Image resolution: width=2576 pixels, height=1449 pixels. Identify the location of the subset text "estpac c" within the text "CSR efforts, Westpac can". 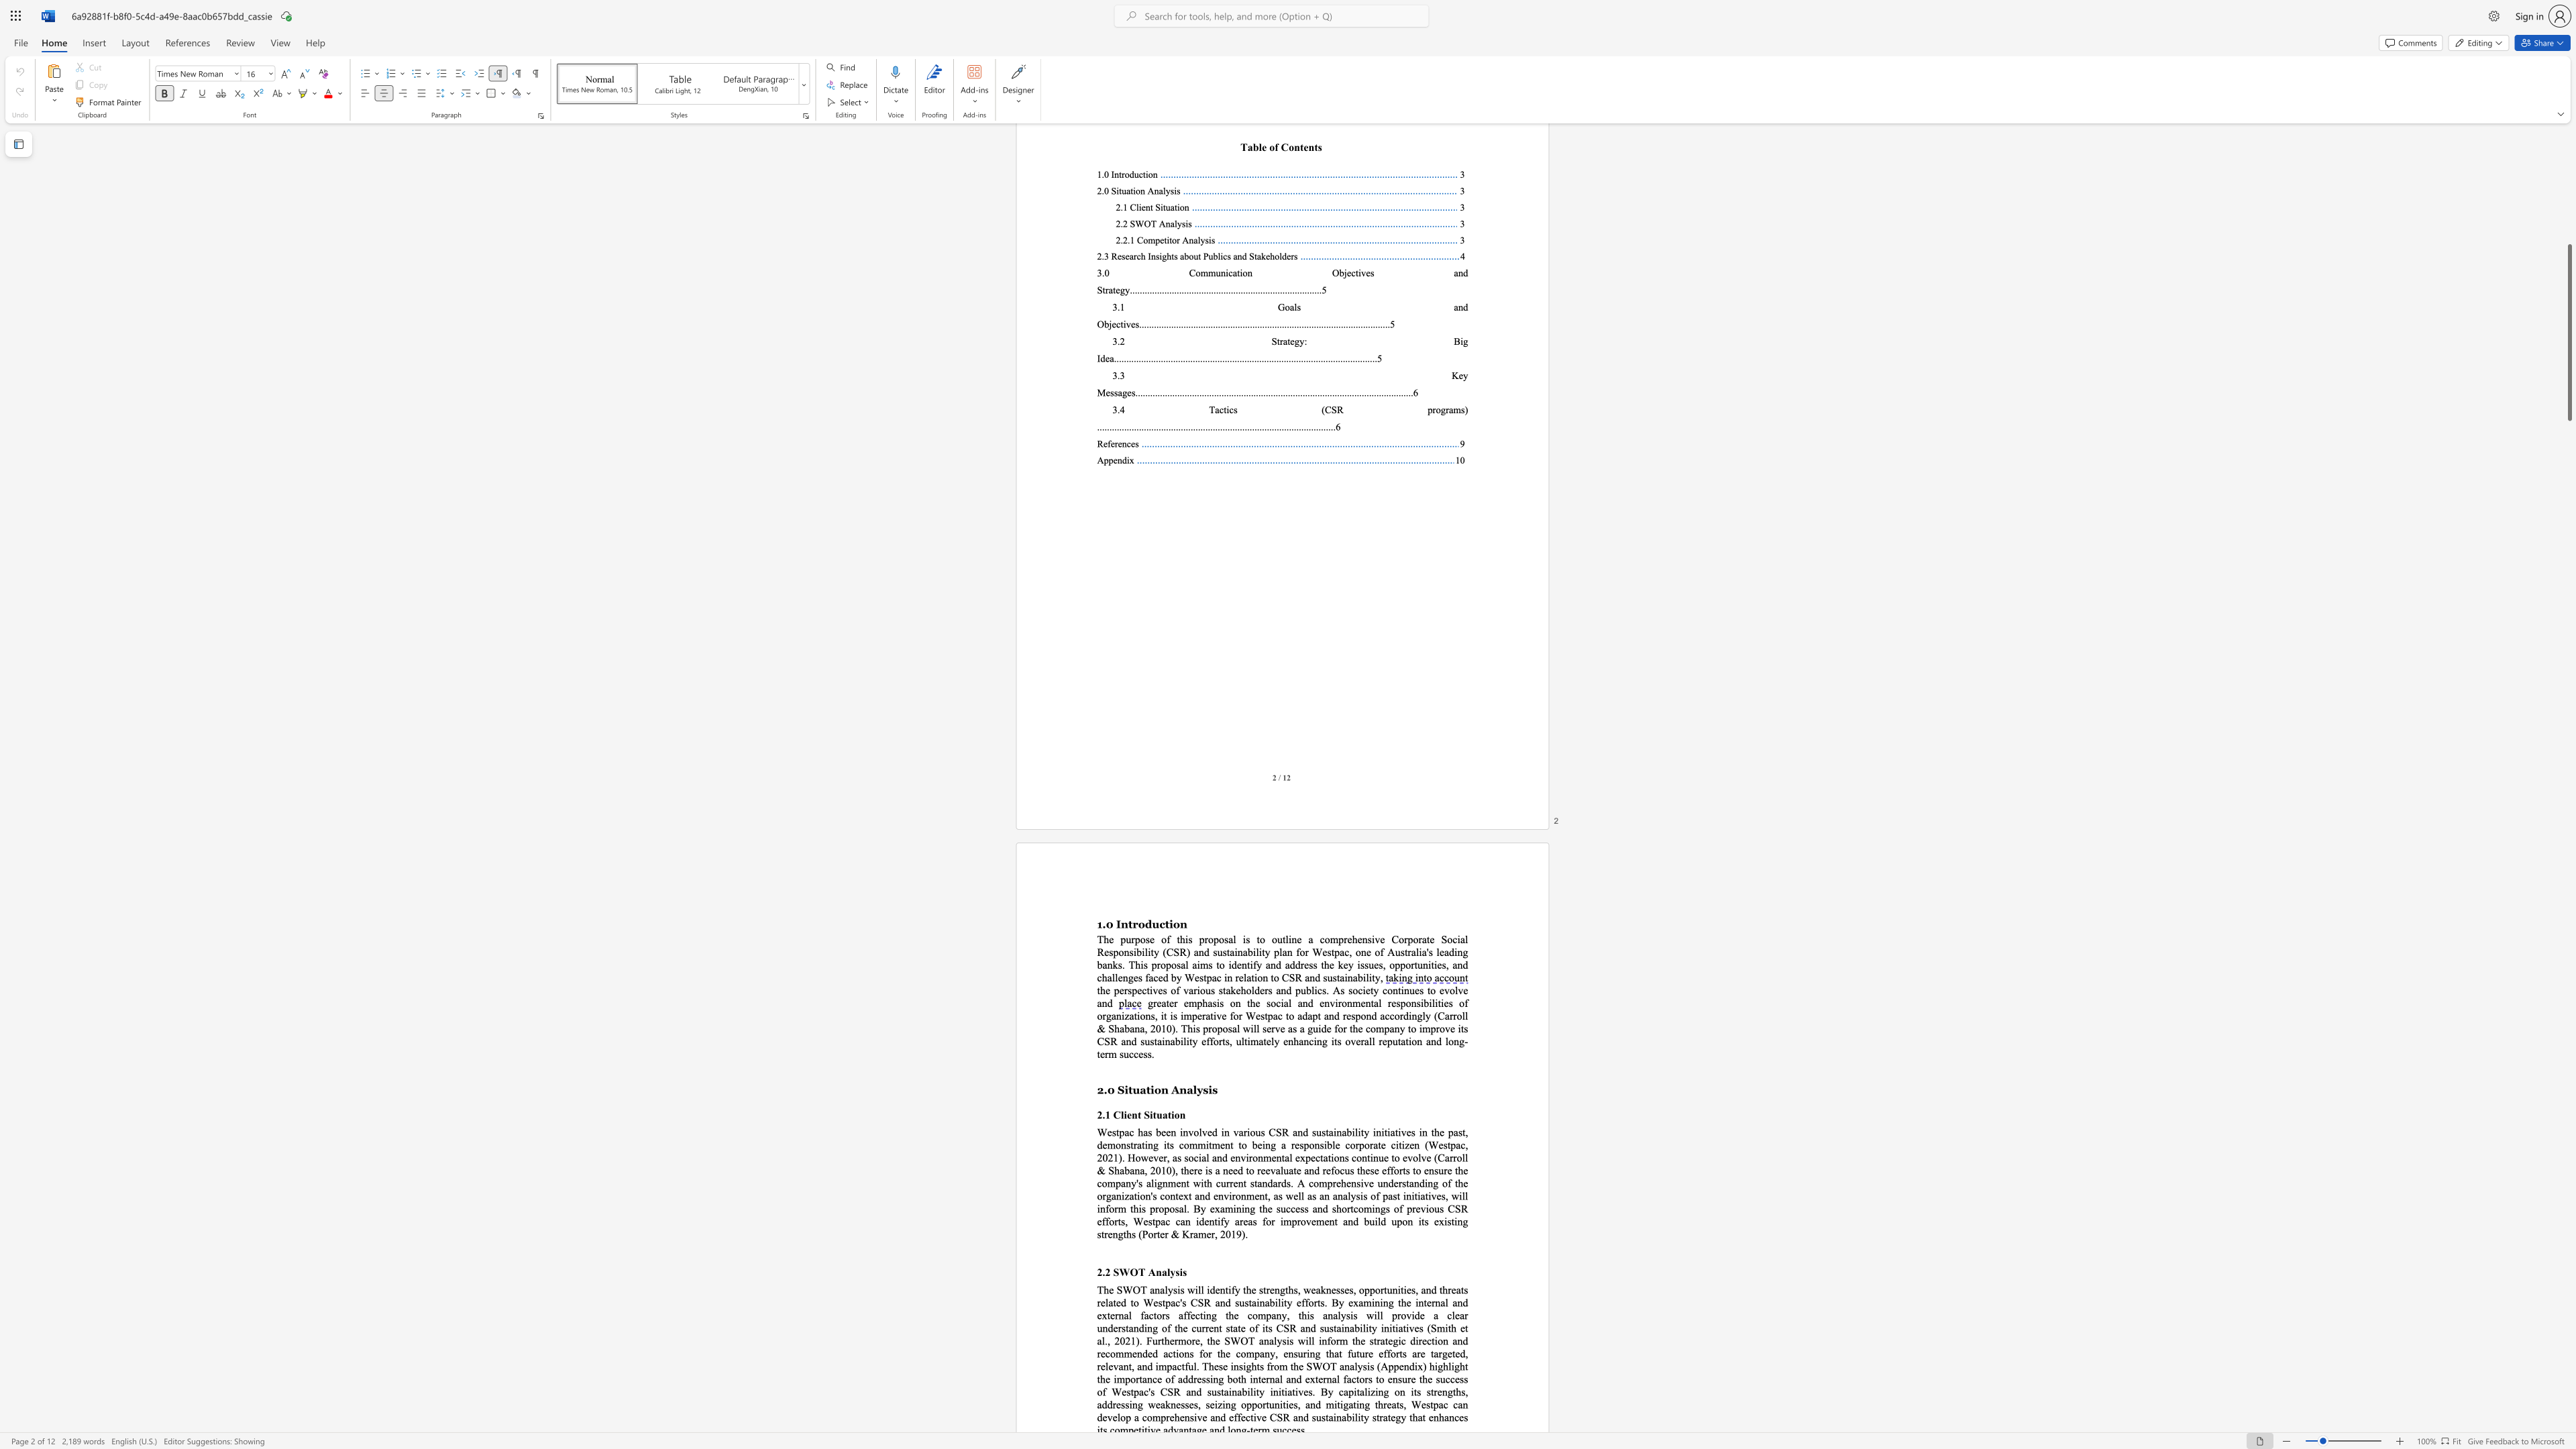
(1142, 1222).